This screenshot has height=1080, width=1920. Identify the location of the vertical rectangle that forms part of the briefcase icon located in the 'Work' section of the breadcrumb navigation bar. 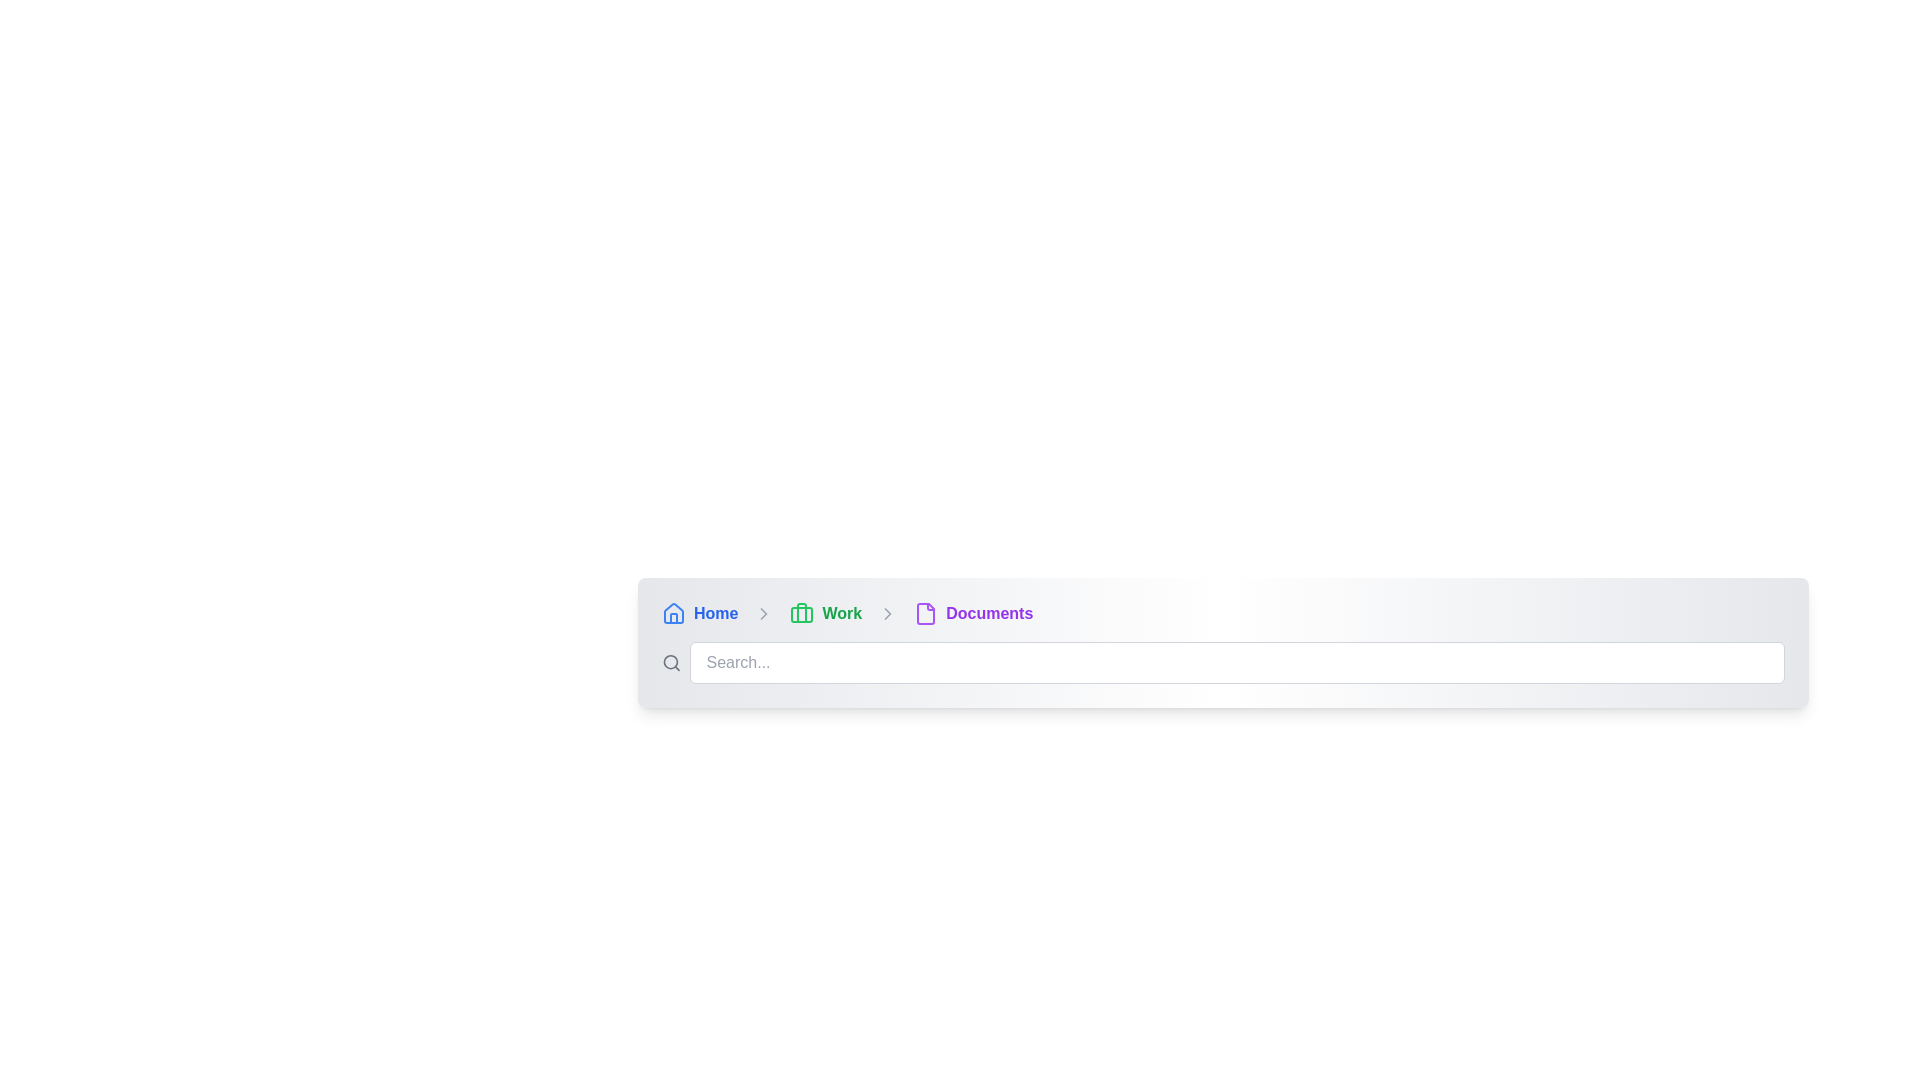
(802, 612).